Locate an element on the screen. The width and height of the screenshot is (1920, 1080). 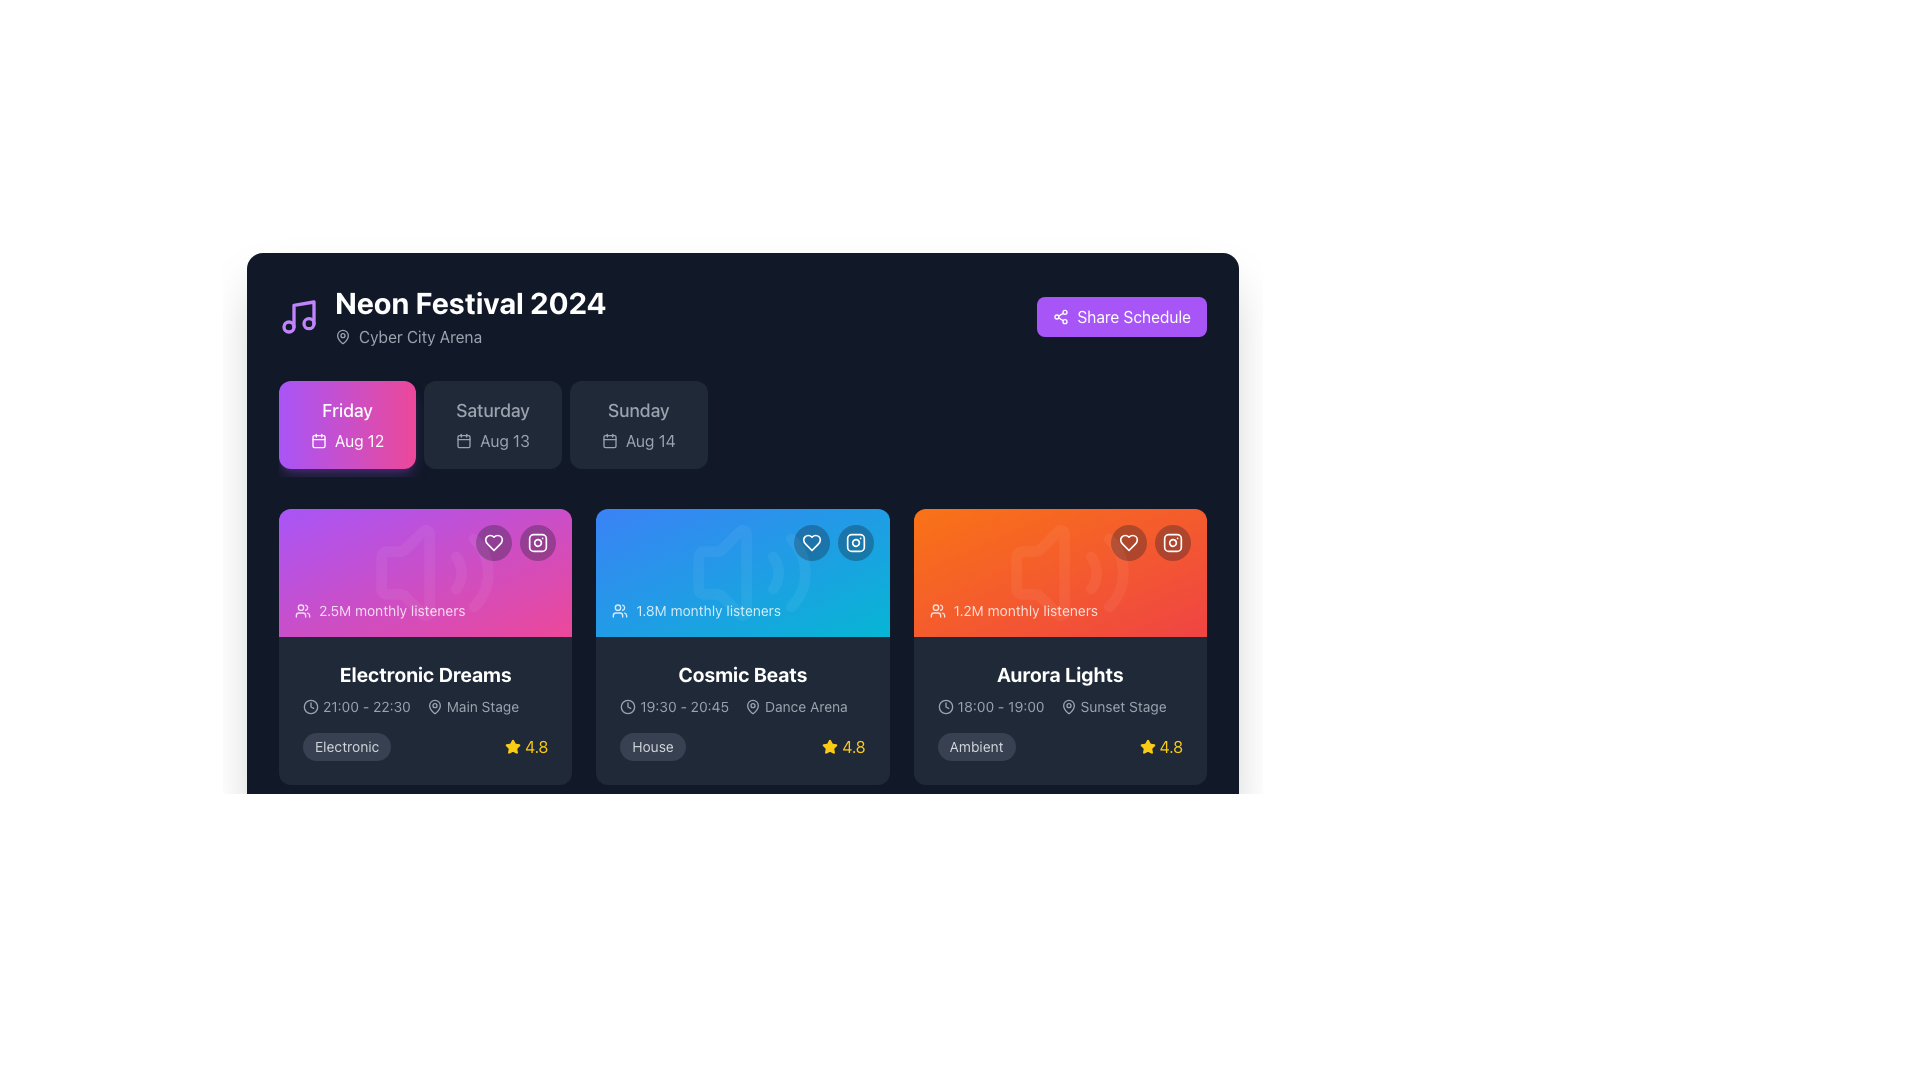
the text label indicating the location 'Cyber City Arena', which is positioned below the main heading 'Neon Festival 2024' and is accompanied by a location pin icon is located at coordinates (419, 335).